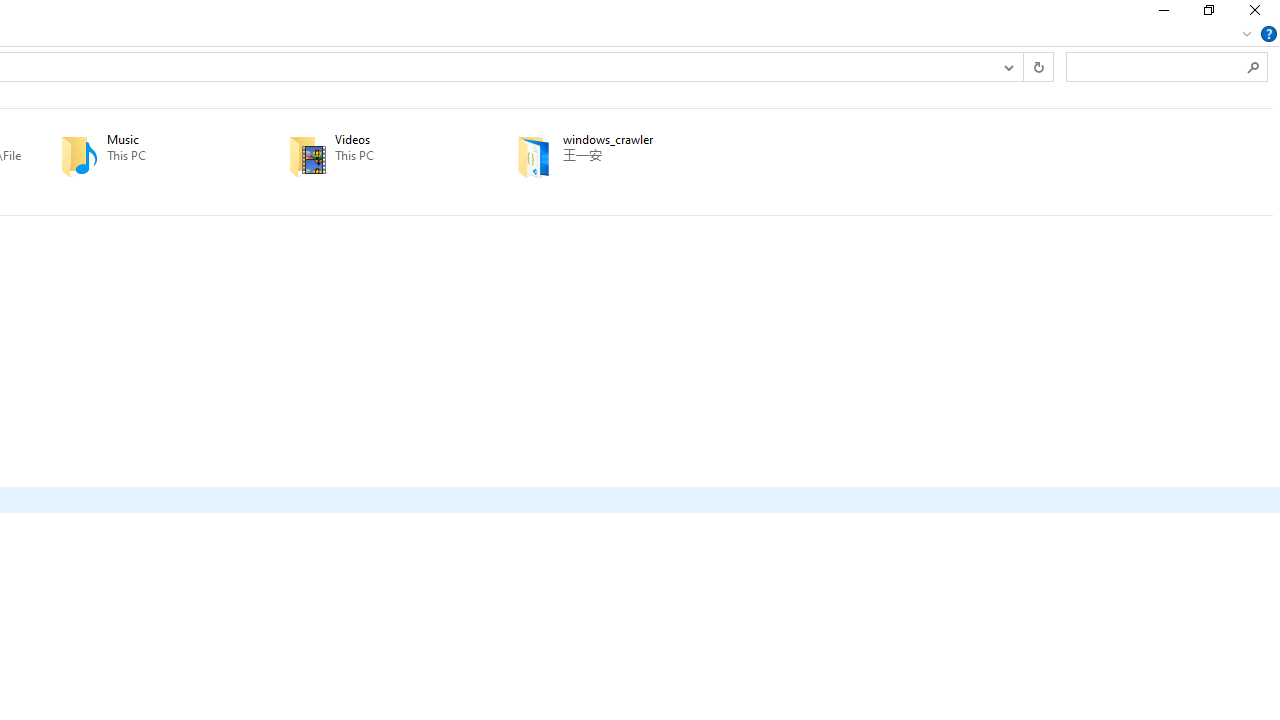  I want to click on 'Previous Locations', so click(1008, 65).